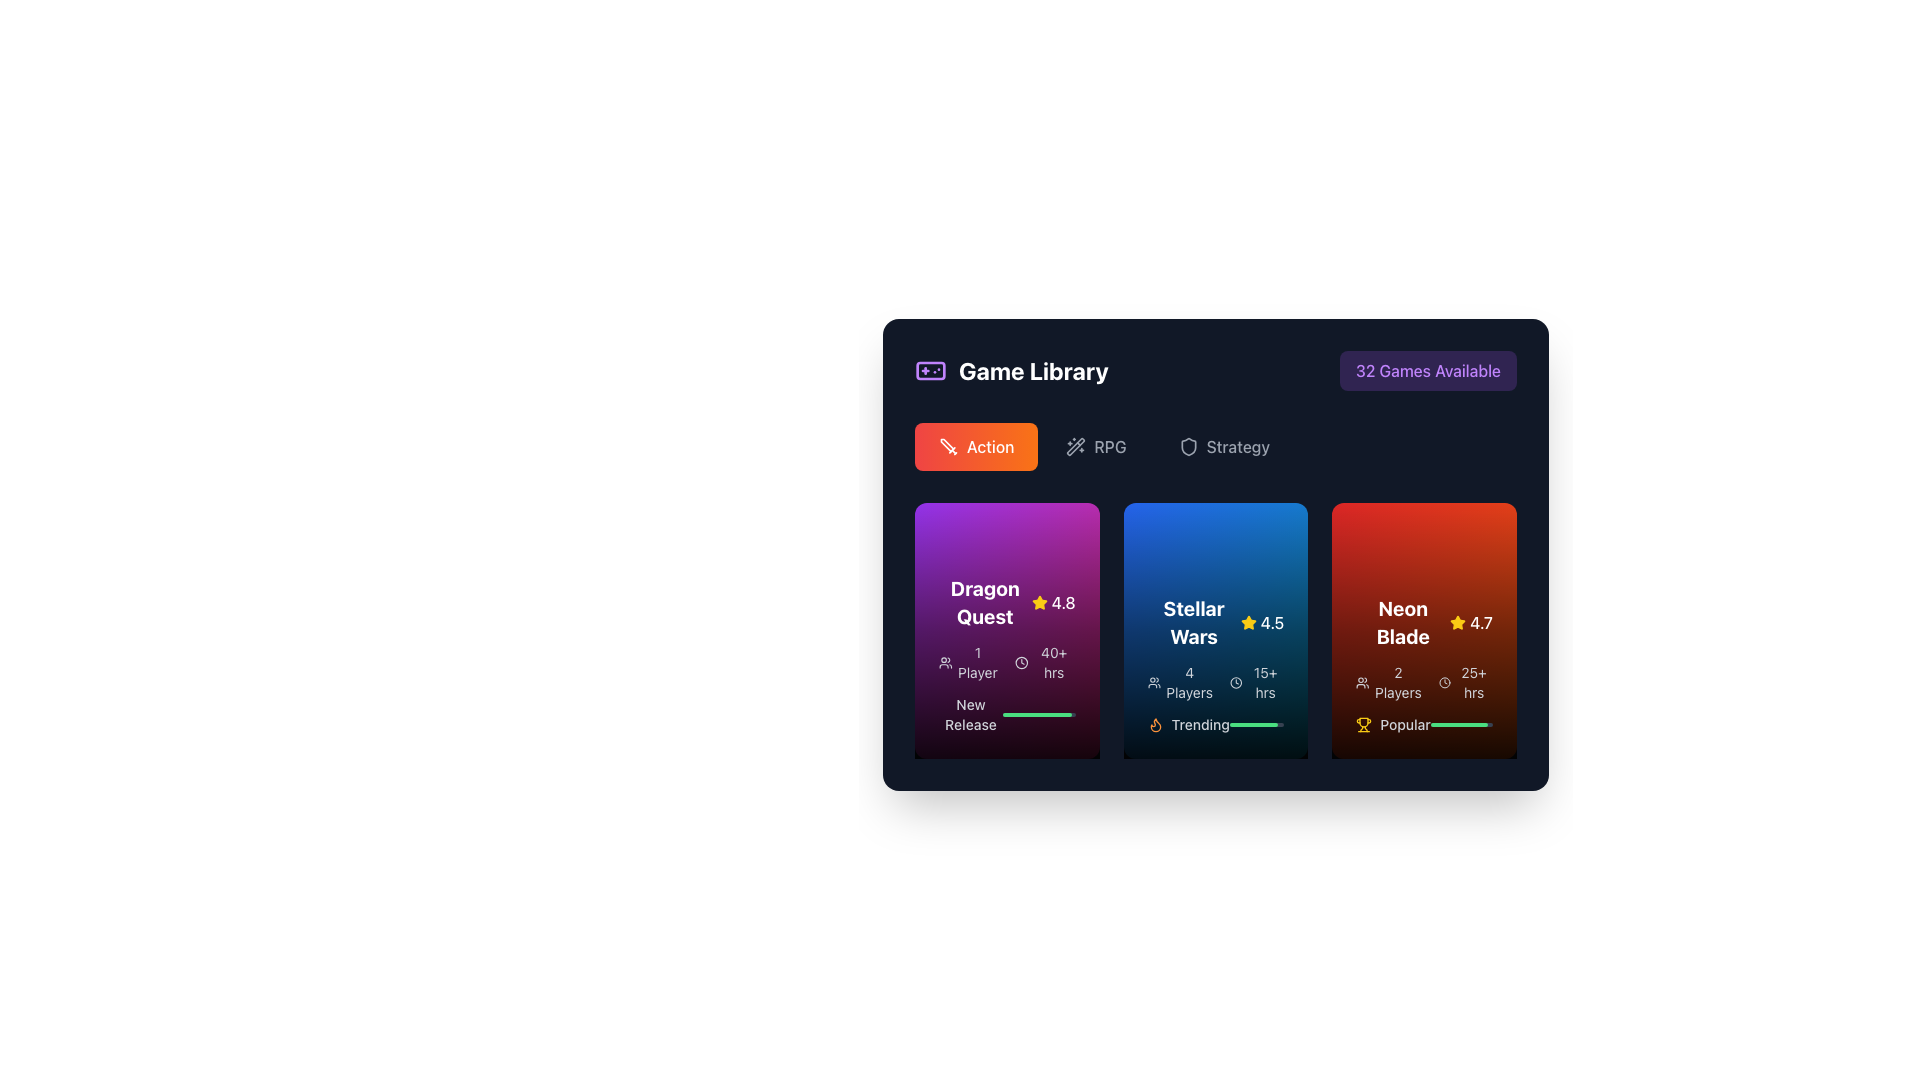 The width and height of the screenshot is (1920, 1080). I want to click on informational label displaying the approximate time required for the activity in the 'Stellar Wars' card located in the 'Game Library' section, so click(1256, 681).